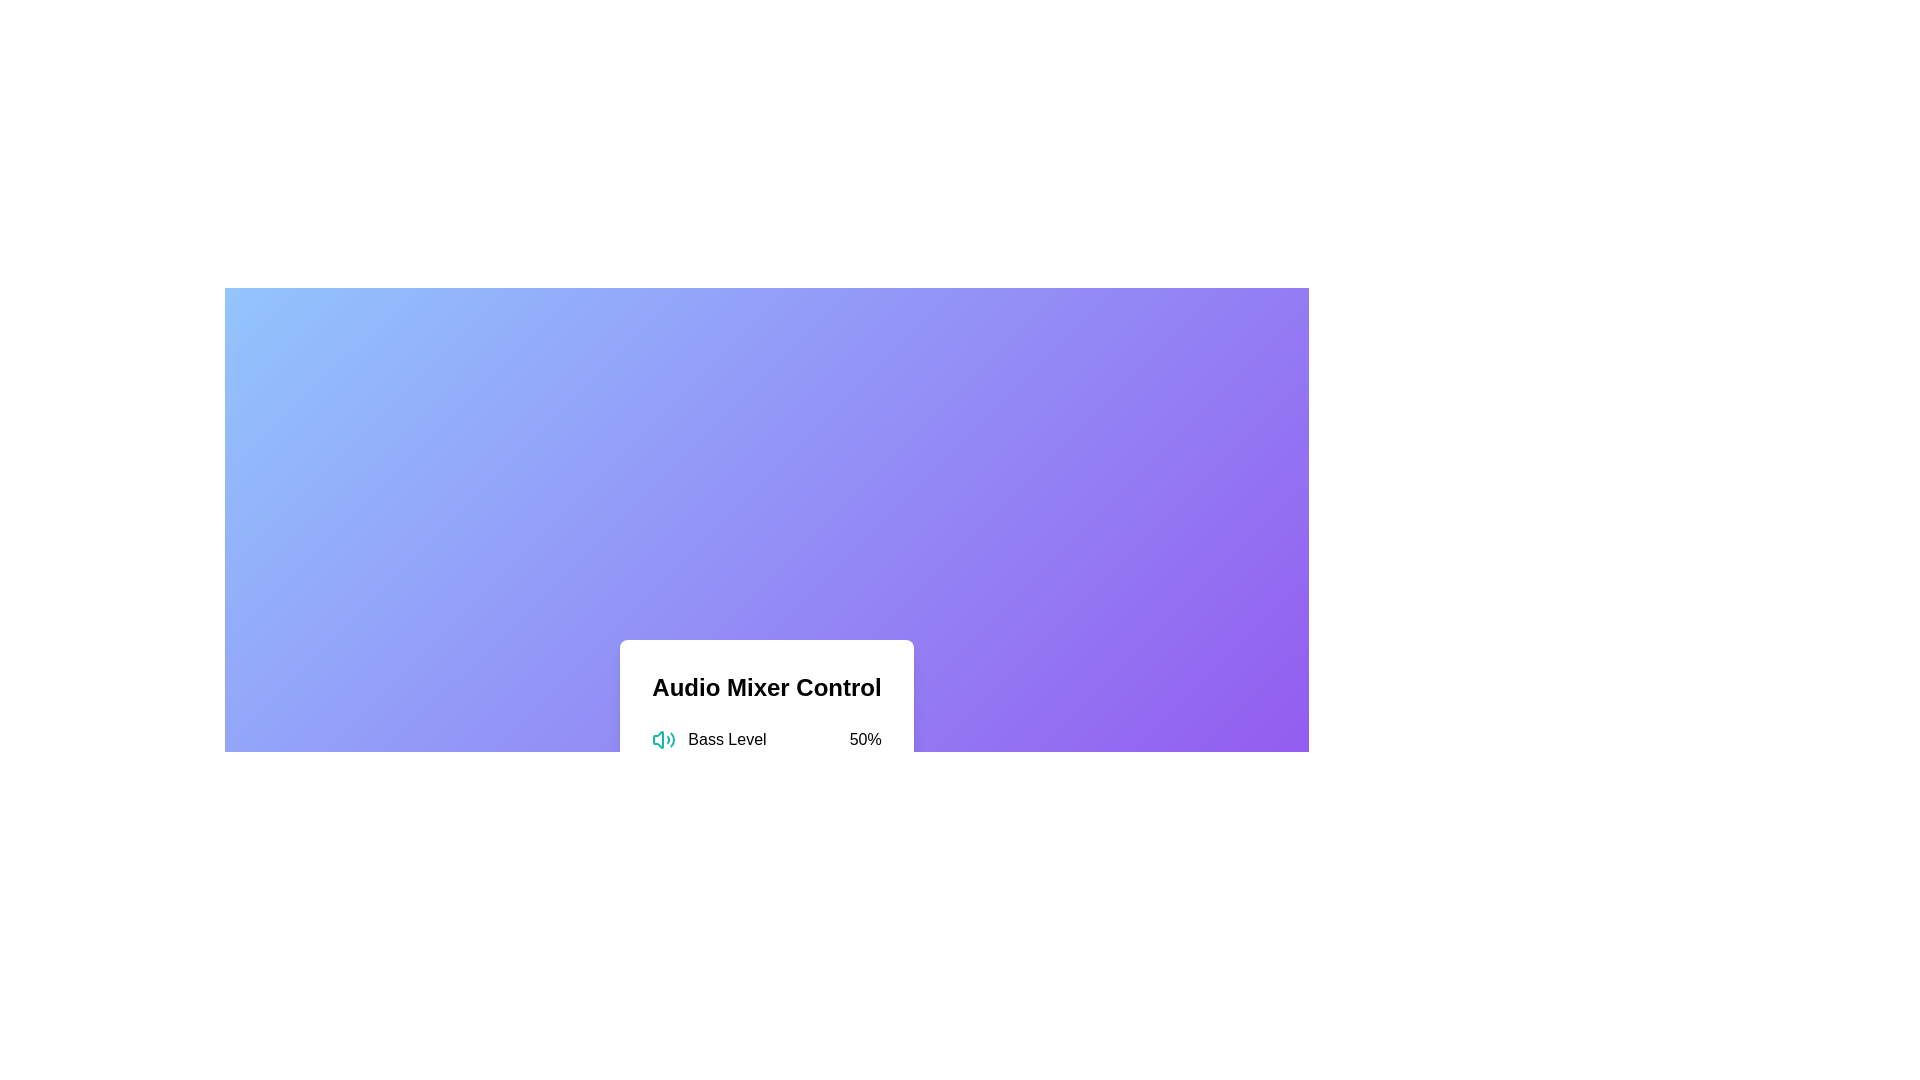  What do you see at coordinates (774, 764) in the screenshot?
I see `the Bass Level slider to 54%` at bounding box center [774, 764].